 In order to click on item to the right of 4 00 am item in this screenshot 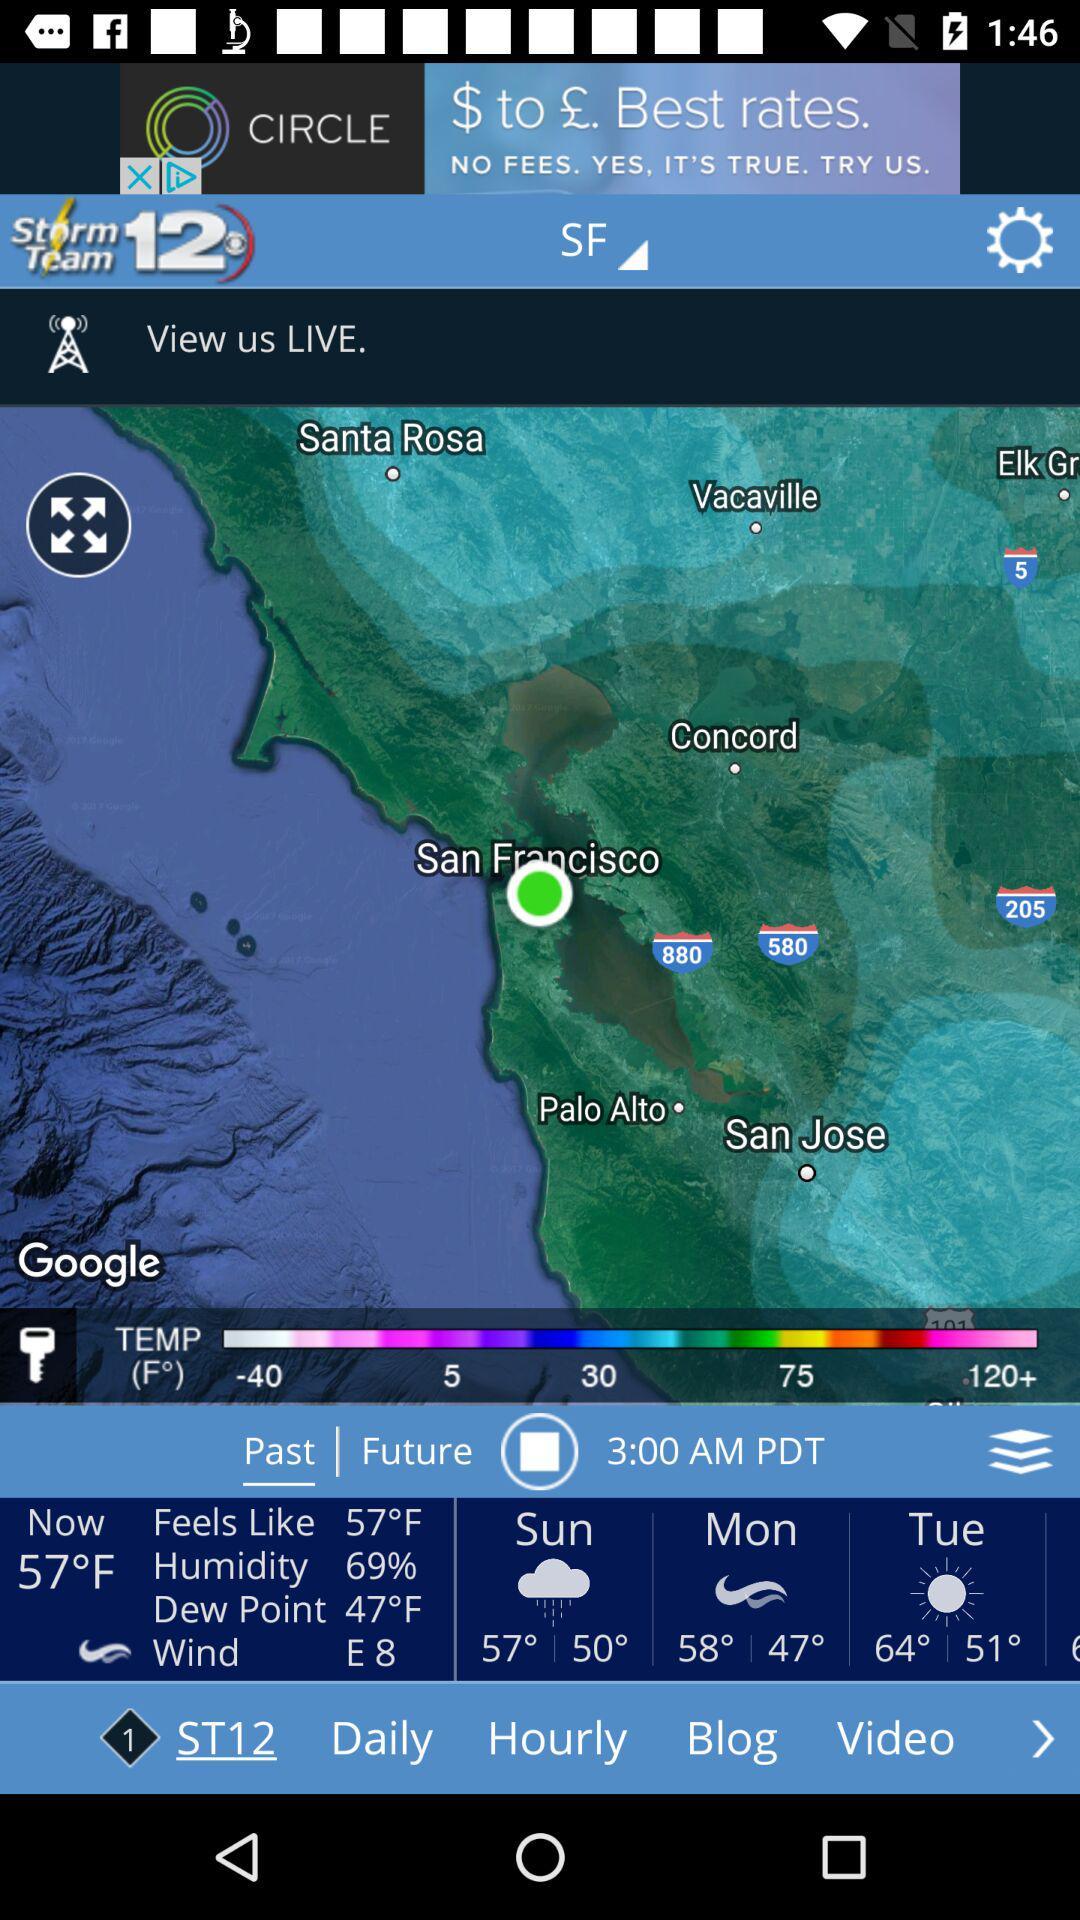, I will do `click(1020, 1451)`.